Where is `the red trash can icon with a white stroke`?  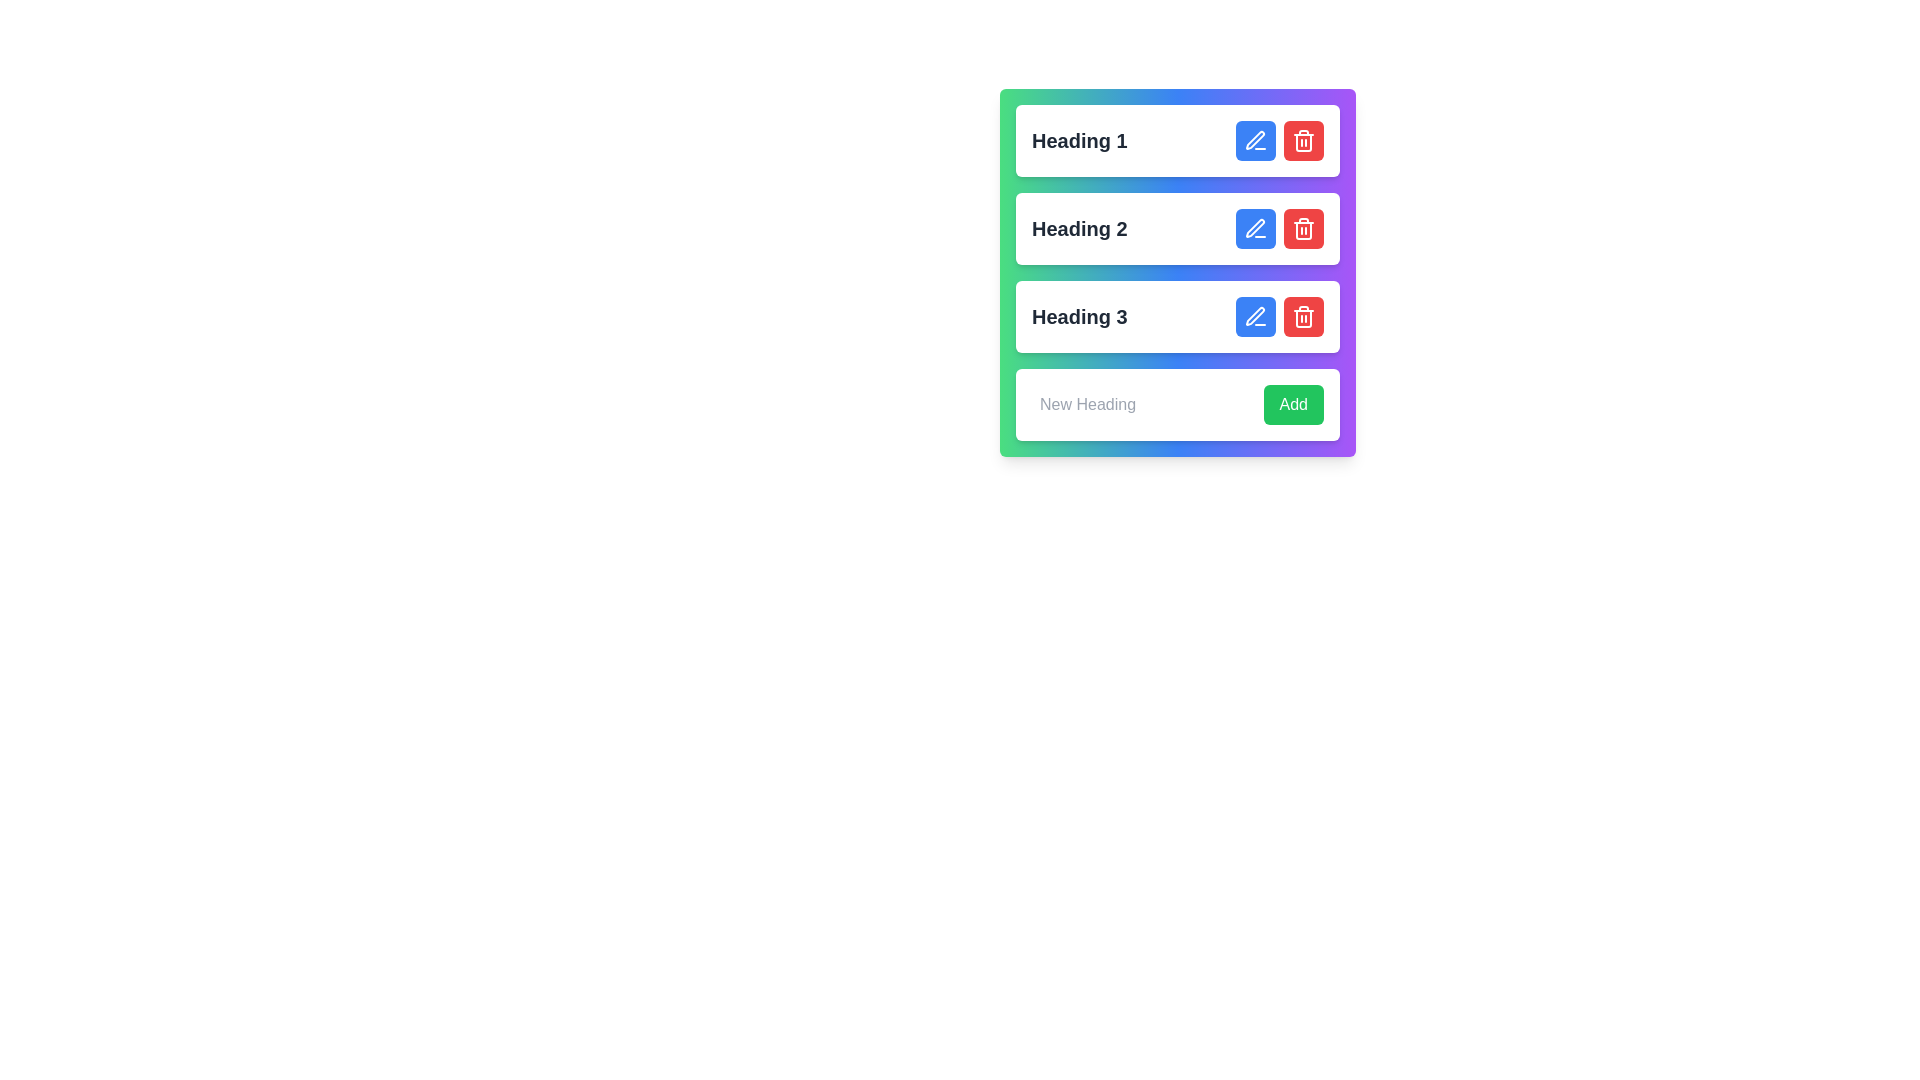 the red trash can icon with a white stroke is located at coordinates (1304, 140).